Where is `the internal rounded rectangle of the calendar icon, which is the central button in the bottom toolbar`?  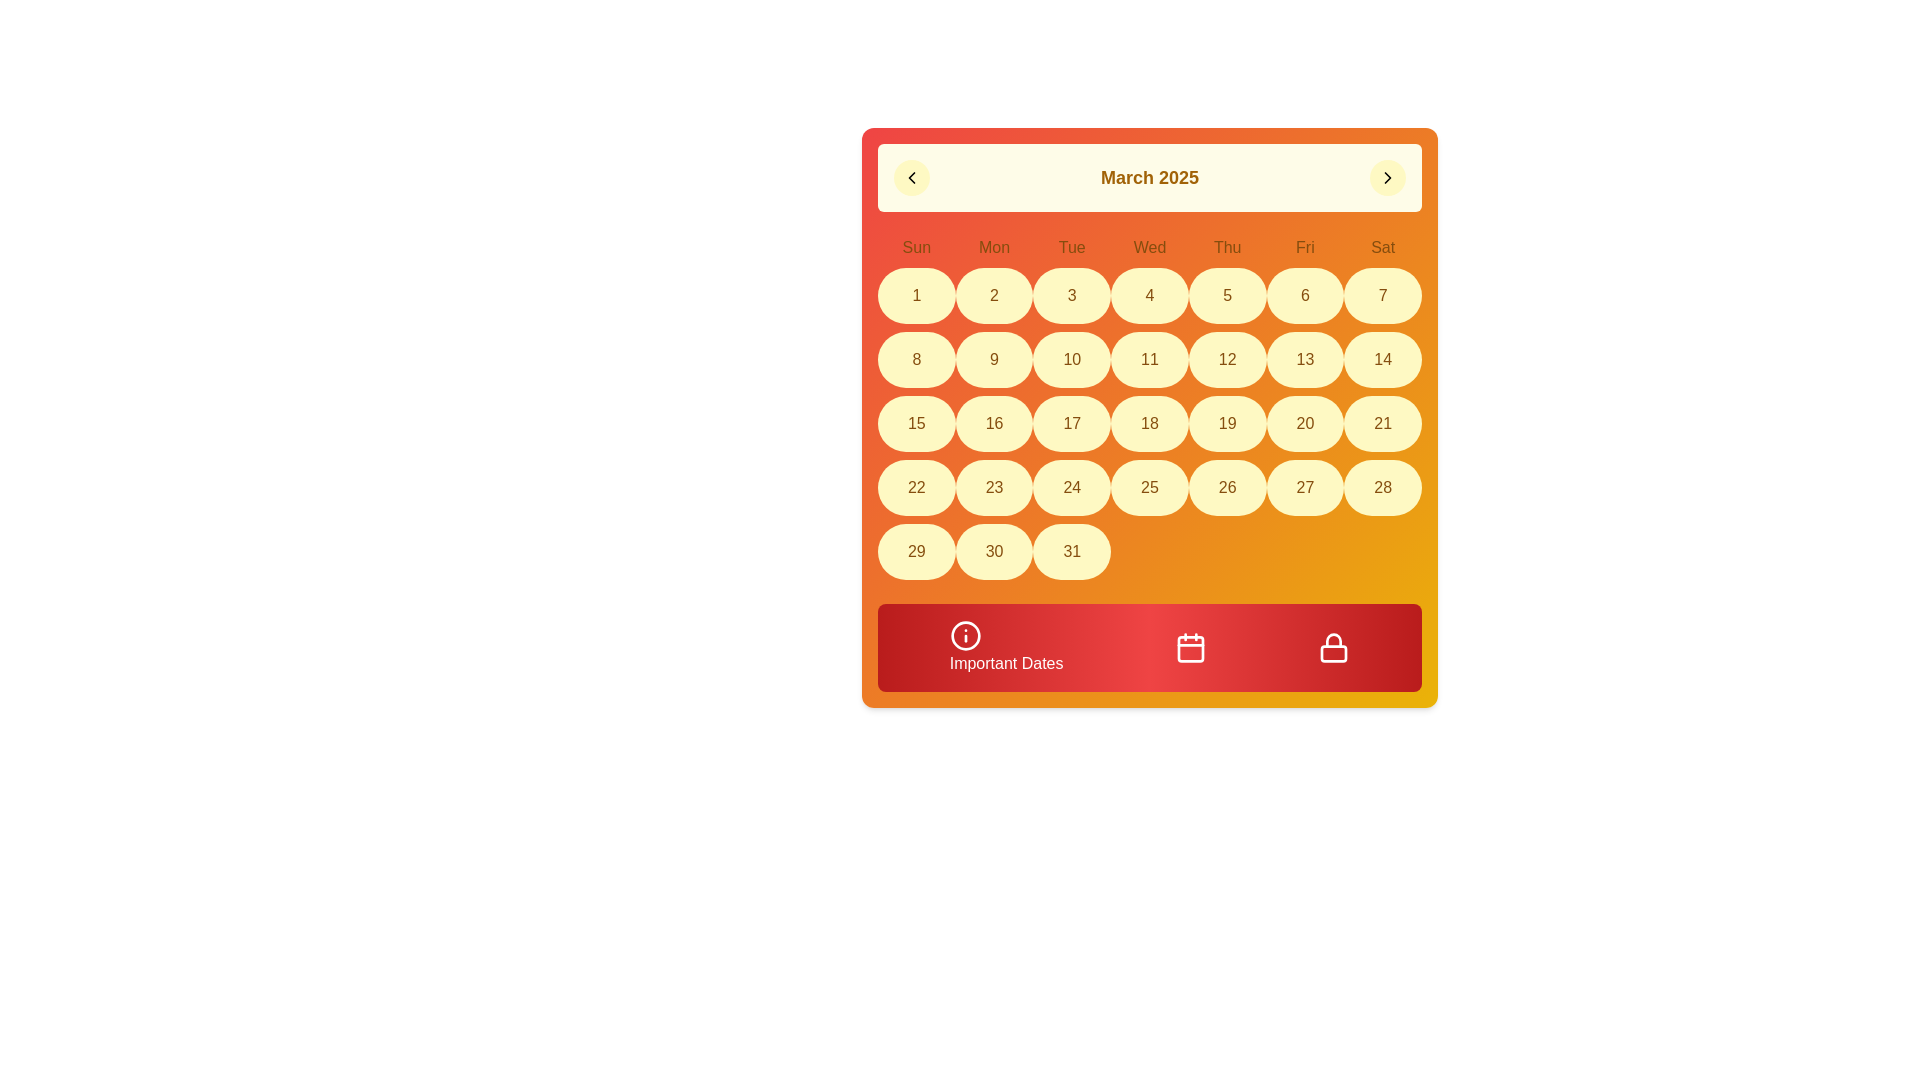
the internal rounded rectangle of the calendar icon, which is the central button in the bottom toolbar is located at coordinates (1190, 649).